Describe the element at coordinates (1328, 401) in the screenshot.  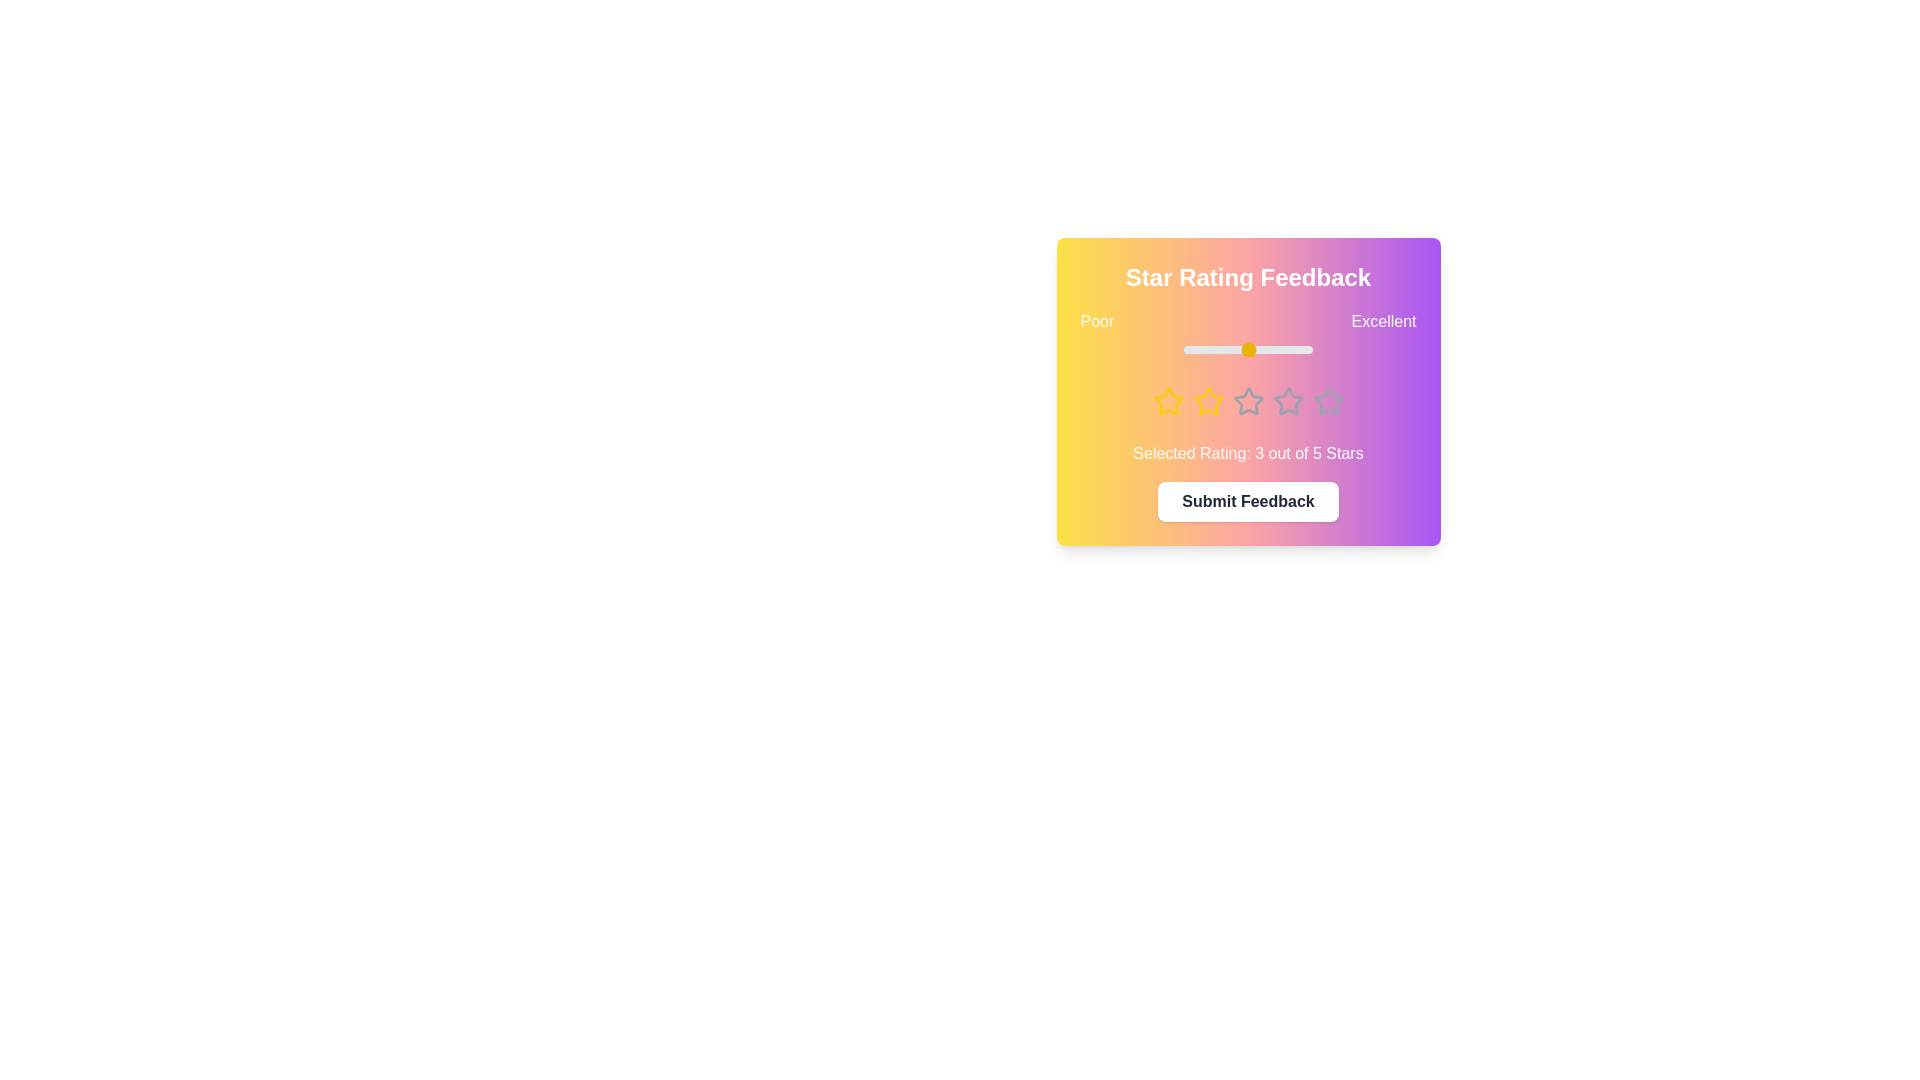
I see `the star corresponding to the desired rating 5` at that location.